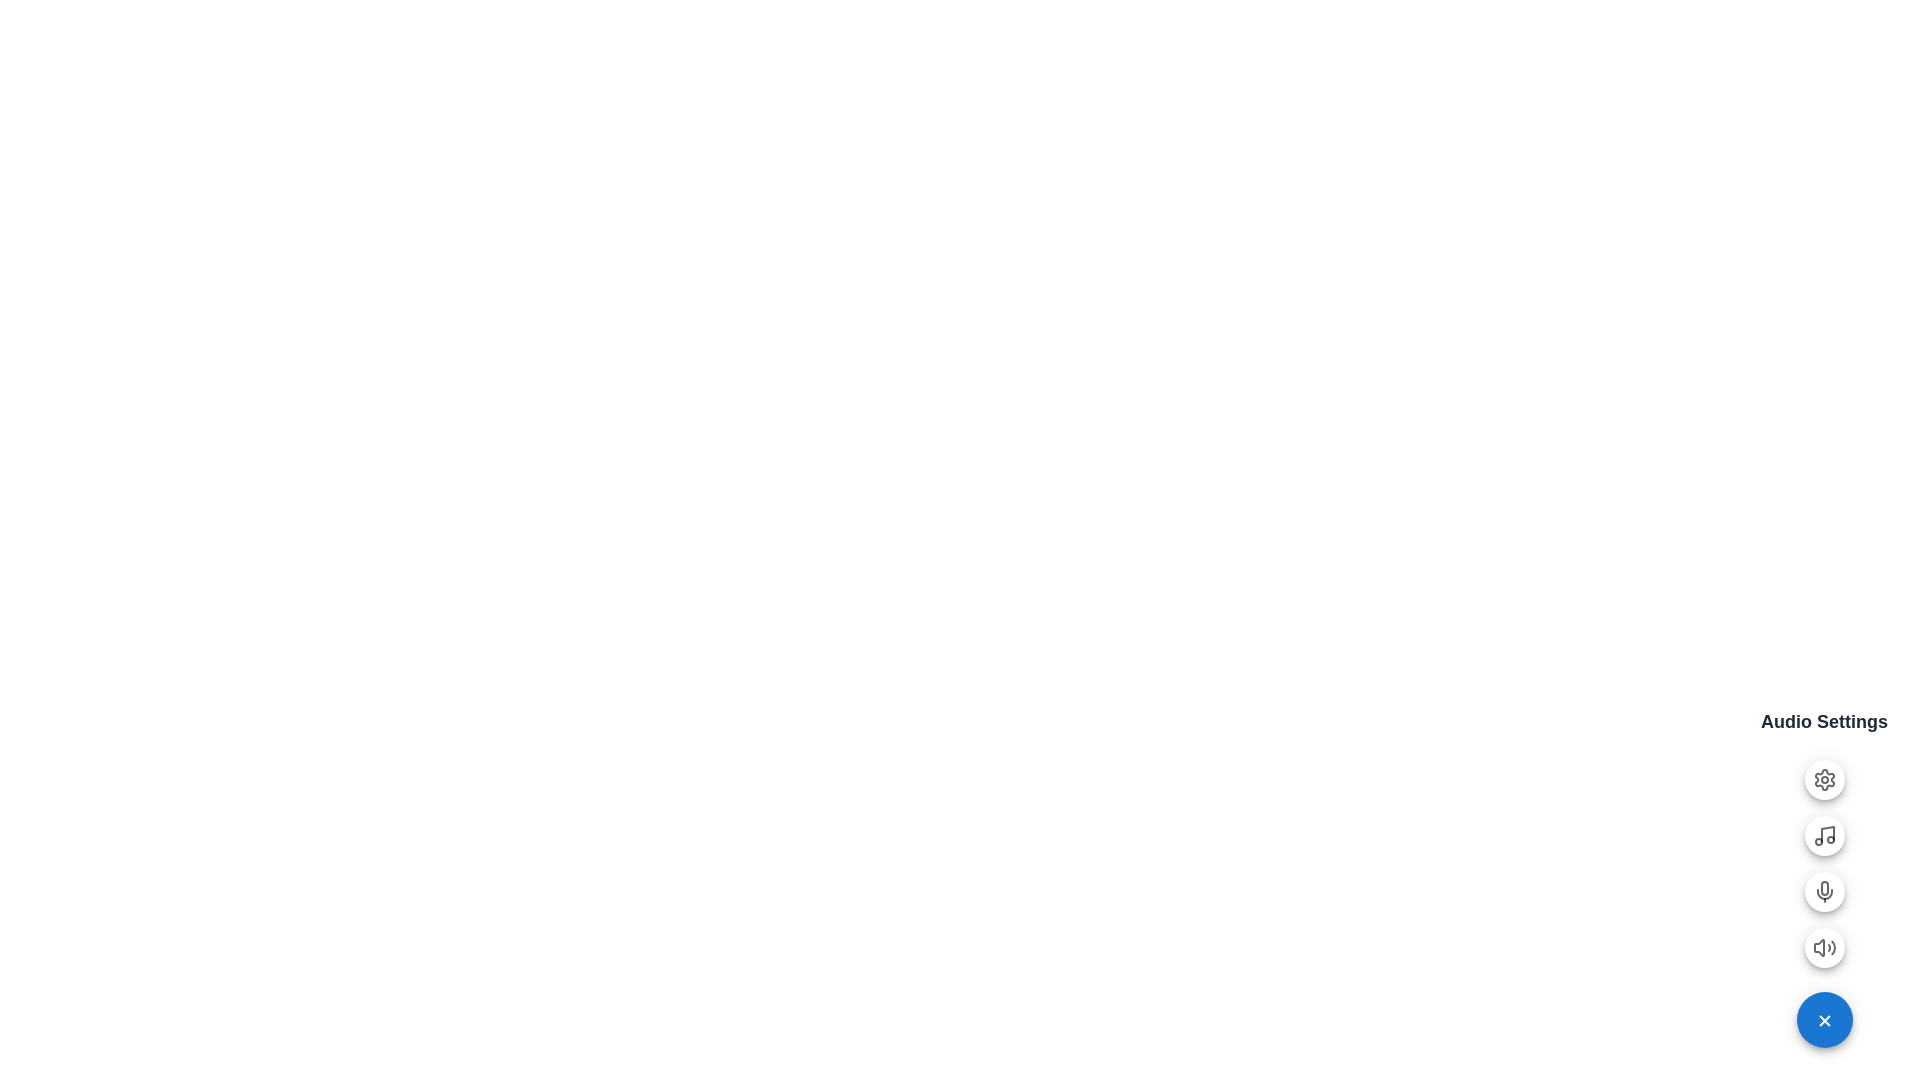 Image resolution: width=1920 pixels, height=1080 pixels. Describe the element at coordinates (1824, 778) in the screenshot. I see `the topmost circular button in the vertical toolbar on the right-hand side of the interface` at that location.